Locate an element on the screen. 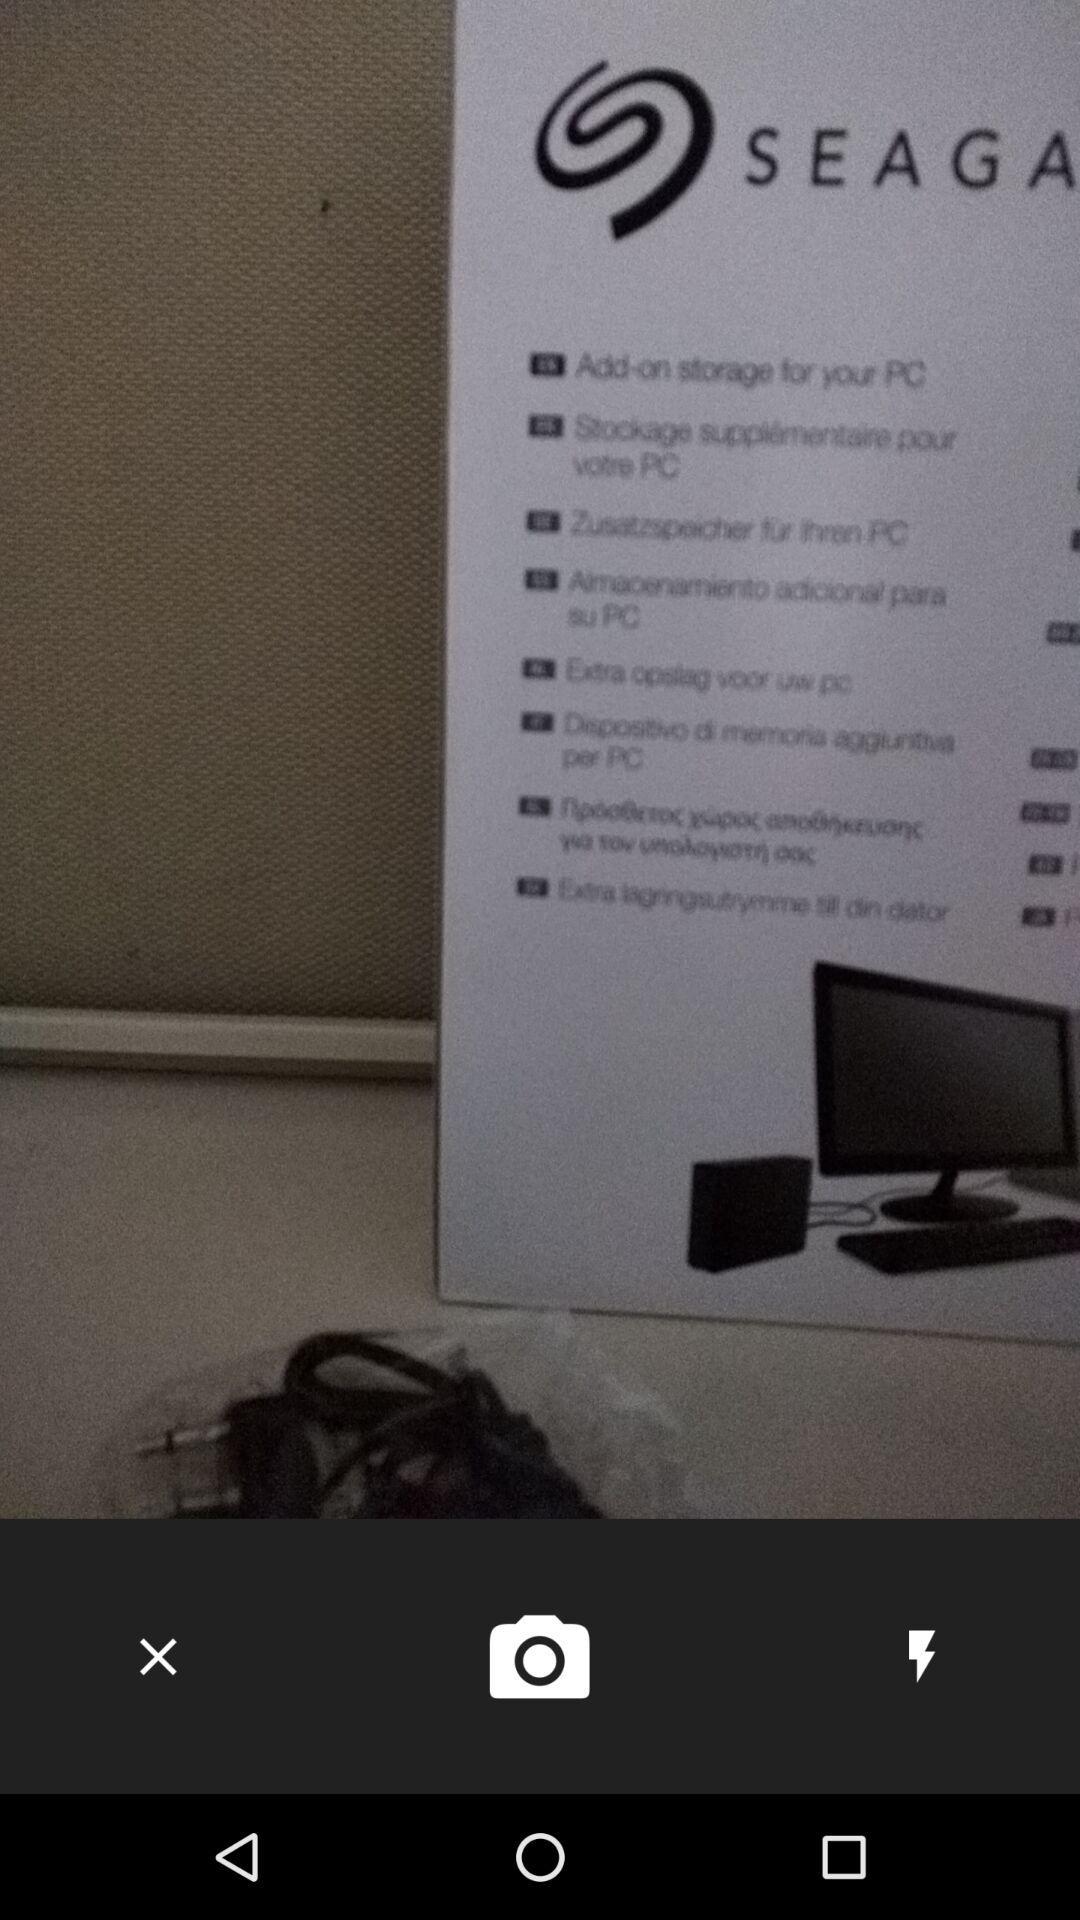 The width and height of the screenshot is (1080, 1920). item at the bottom right corner is located at coordinates (922, 1656).